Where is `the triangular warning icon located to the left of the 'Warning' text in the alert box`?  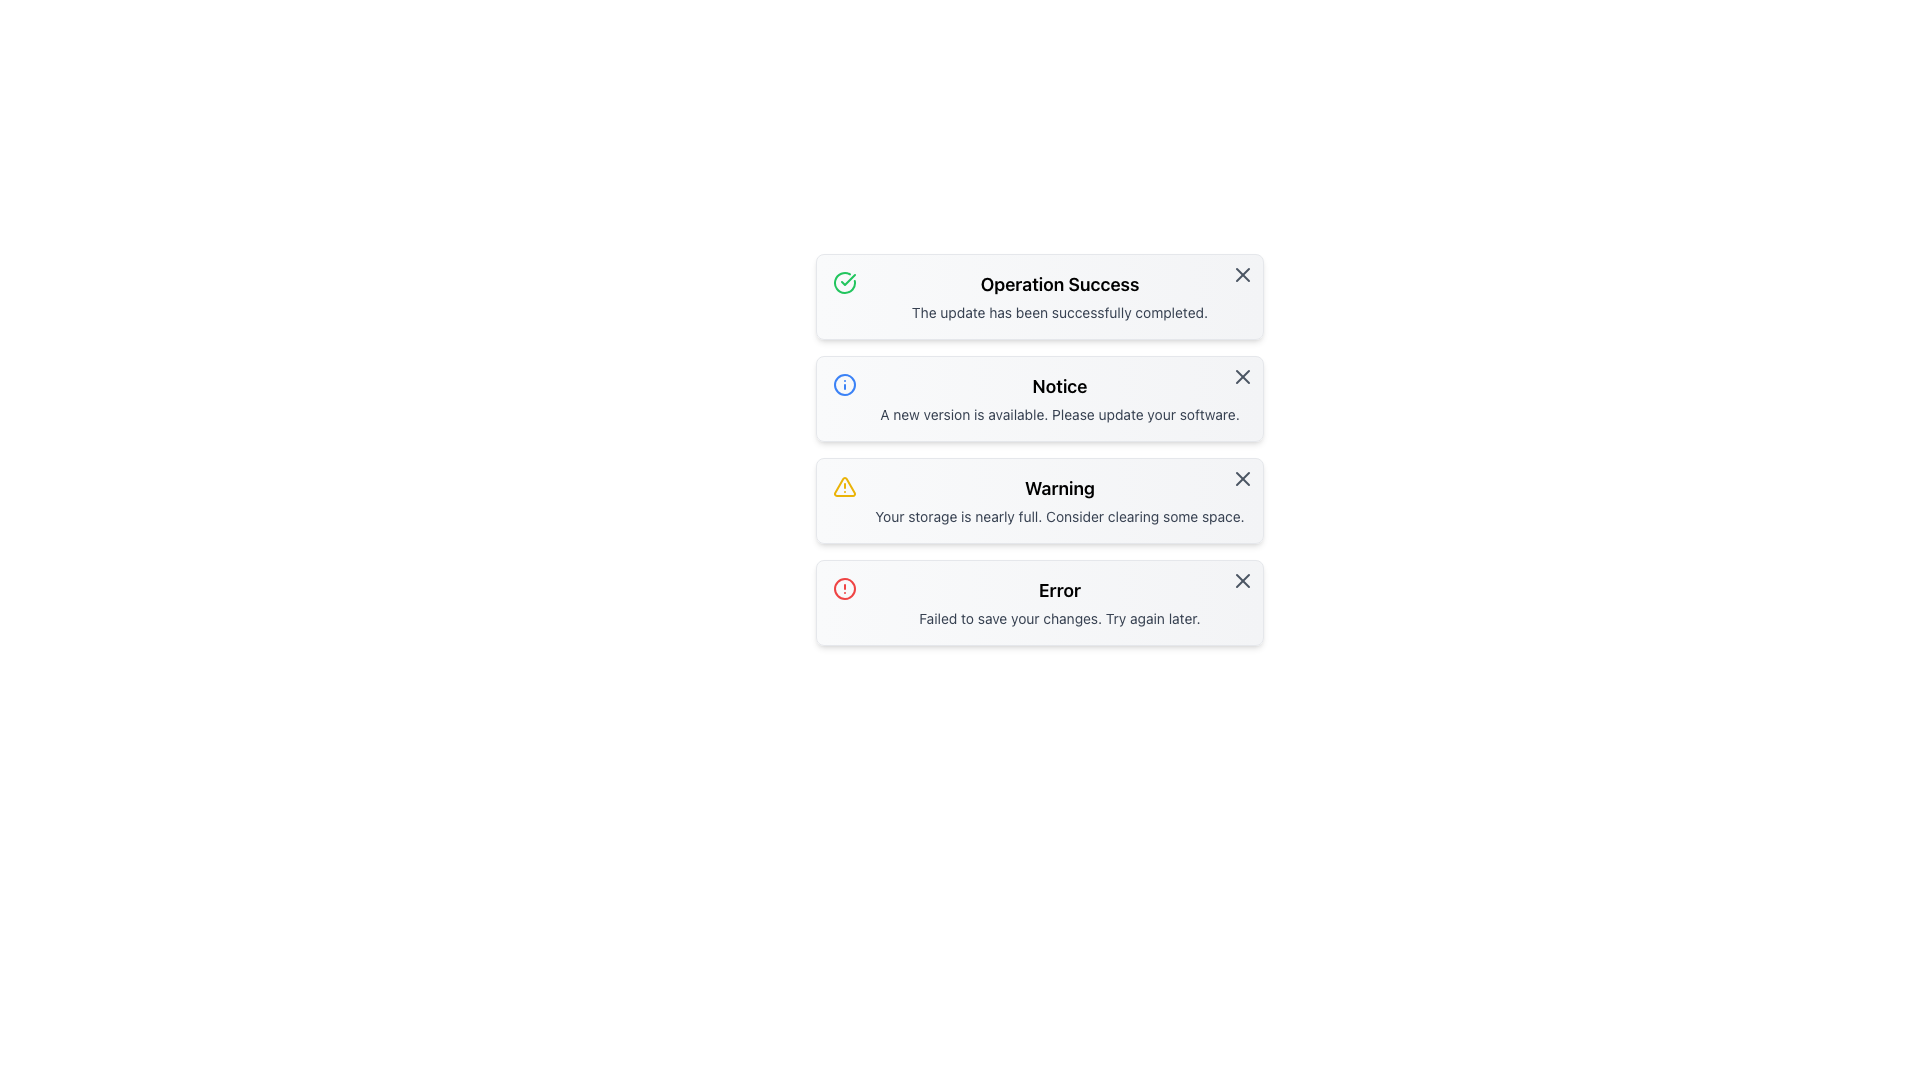
the triangular warning icon located to the left of the 'Warning' text in the alert box is located at coordinates (844, 486).